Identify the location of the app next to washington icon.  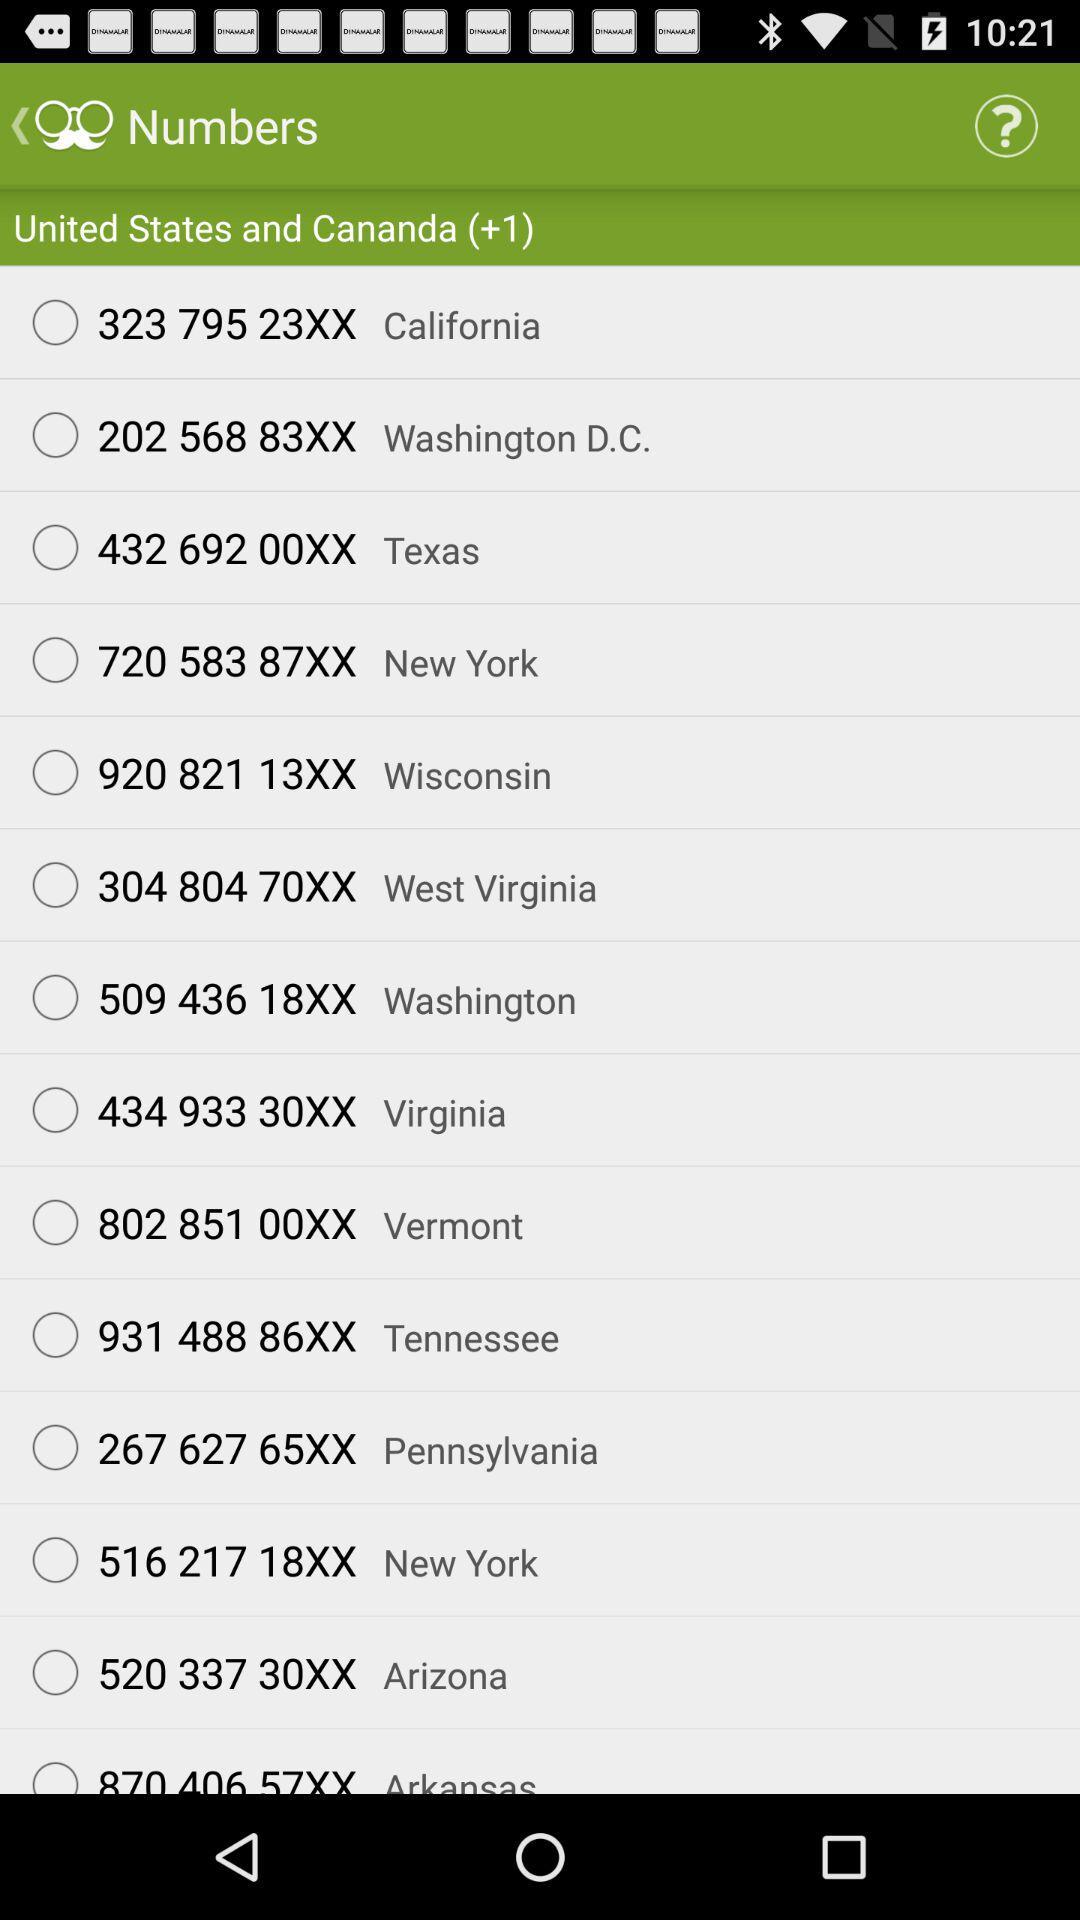
(185, 997).